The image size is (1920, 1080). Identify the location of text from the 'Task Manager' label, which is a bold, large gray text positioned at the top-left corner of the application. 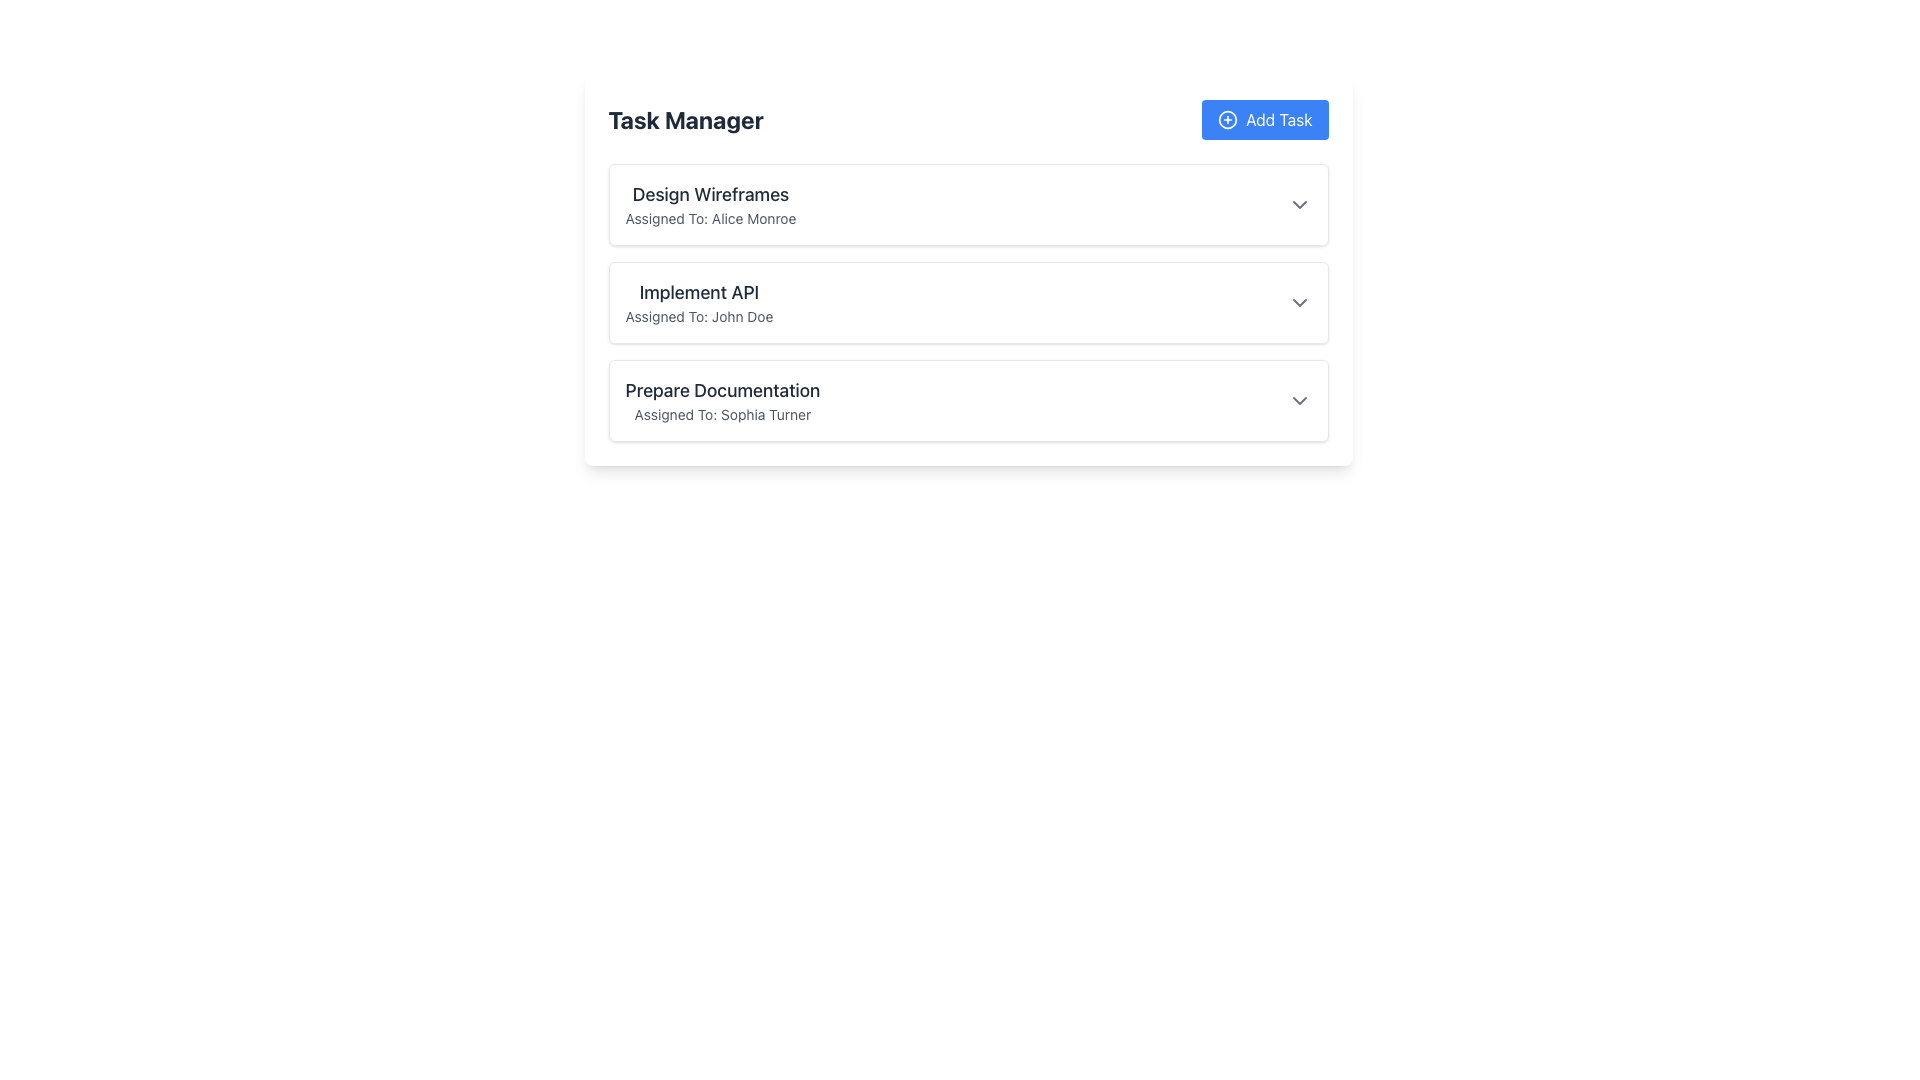
(686, 119).